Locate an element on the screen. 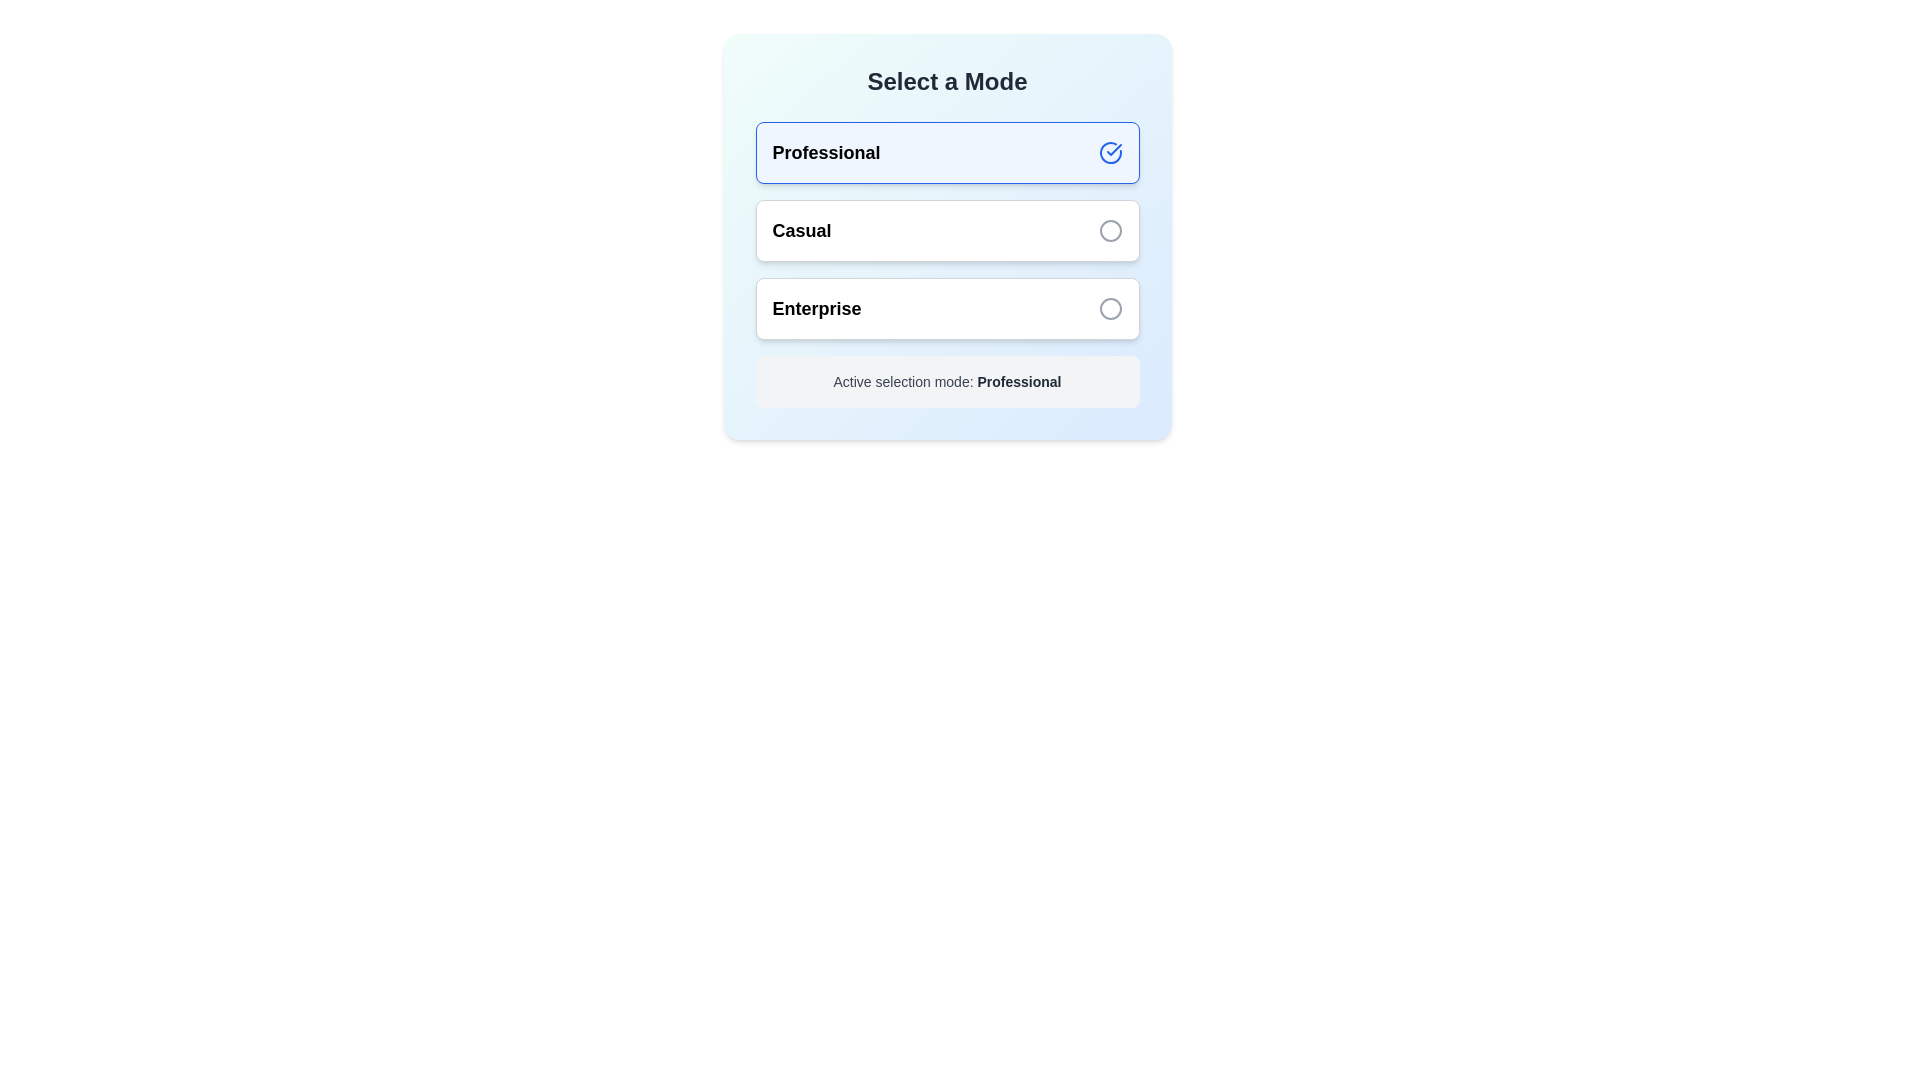  the visual indicator icon confirming the 'Professional' mode selection, located to the right of the 'Professional' label in the selection area is located at coordinates (1112, 149).